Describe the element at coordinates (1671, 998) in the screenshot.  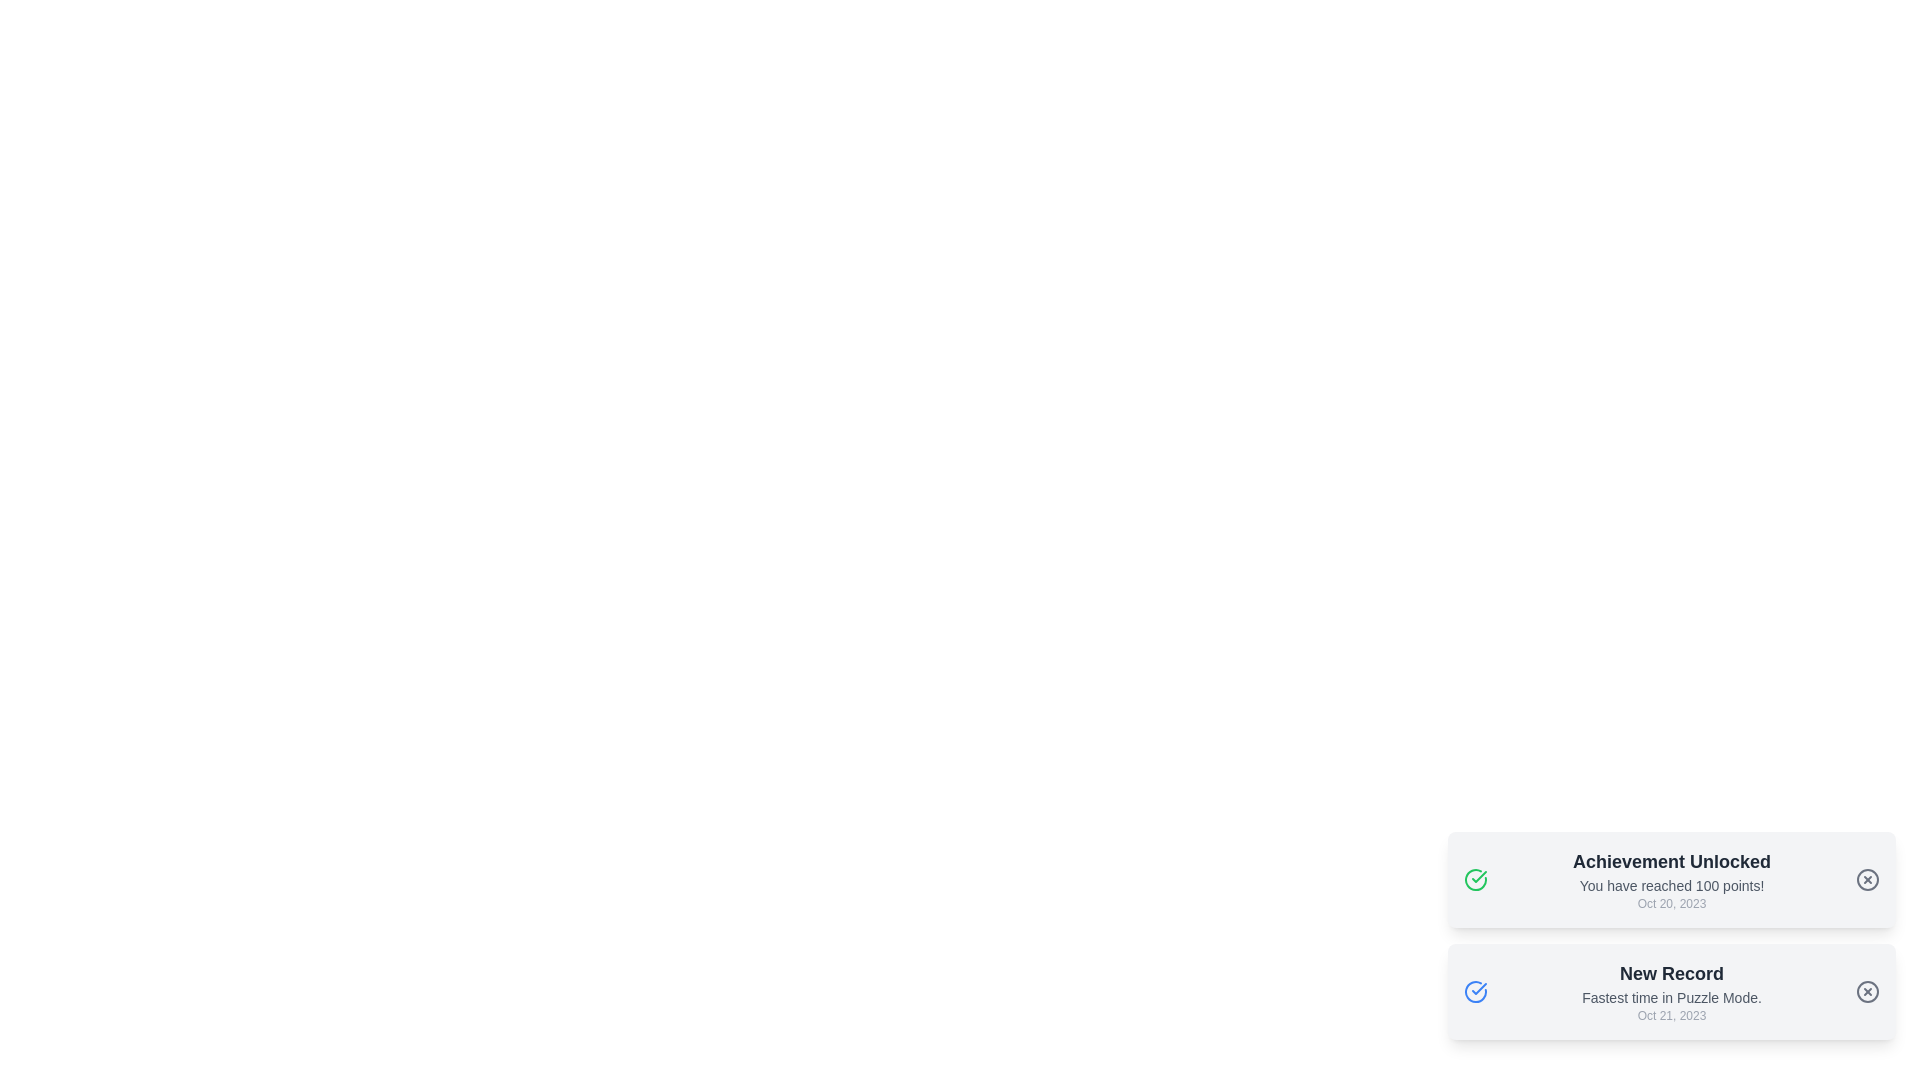
I see `the text label displaying 'Fastest time in Puzzle Mode', which is styled in a small gray font and located between 'New Record' and 'Oct 21, 2023'` at that location.